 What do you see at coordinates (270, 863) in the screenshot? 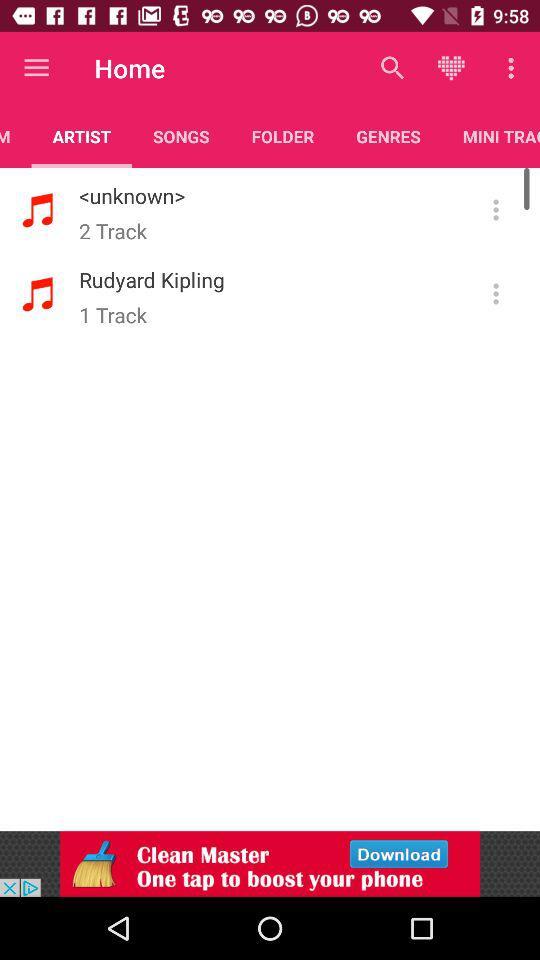
I see `advertisement banner` at bounding box center [270, 863].